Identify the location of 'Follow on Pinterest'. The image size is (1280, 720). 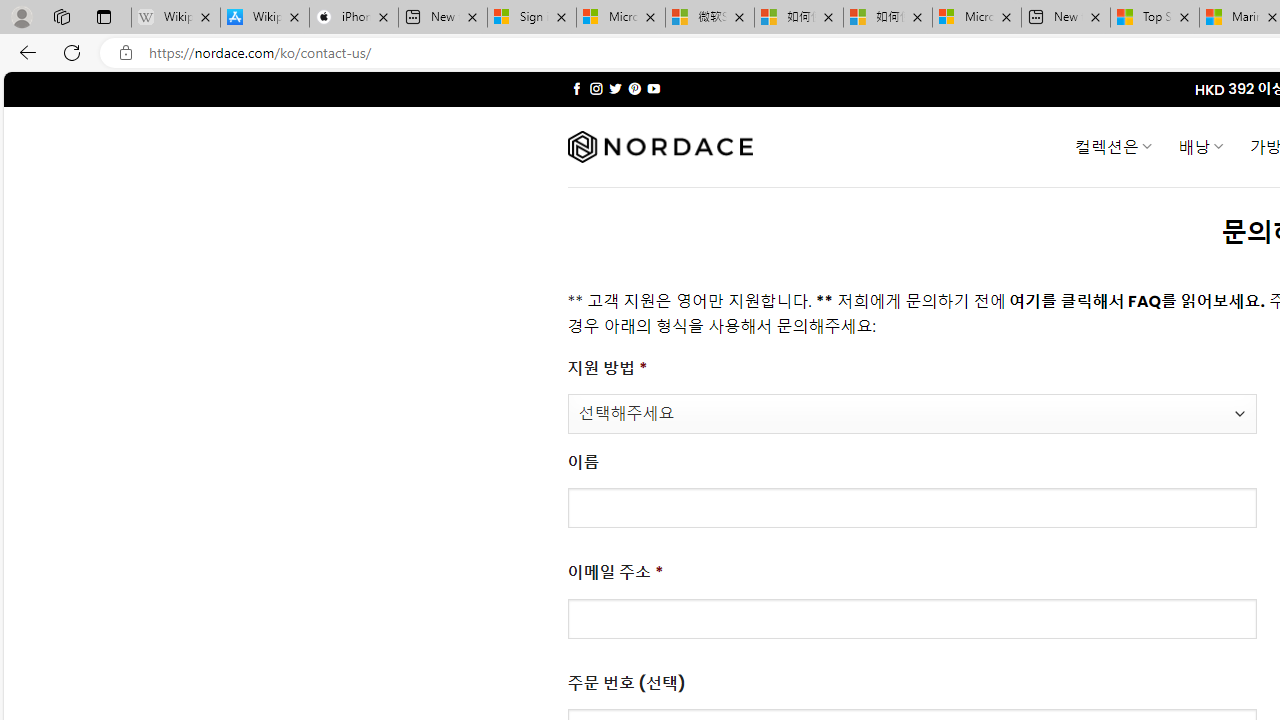
(633, 88).